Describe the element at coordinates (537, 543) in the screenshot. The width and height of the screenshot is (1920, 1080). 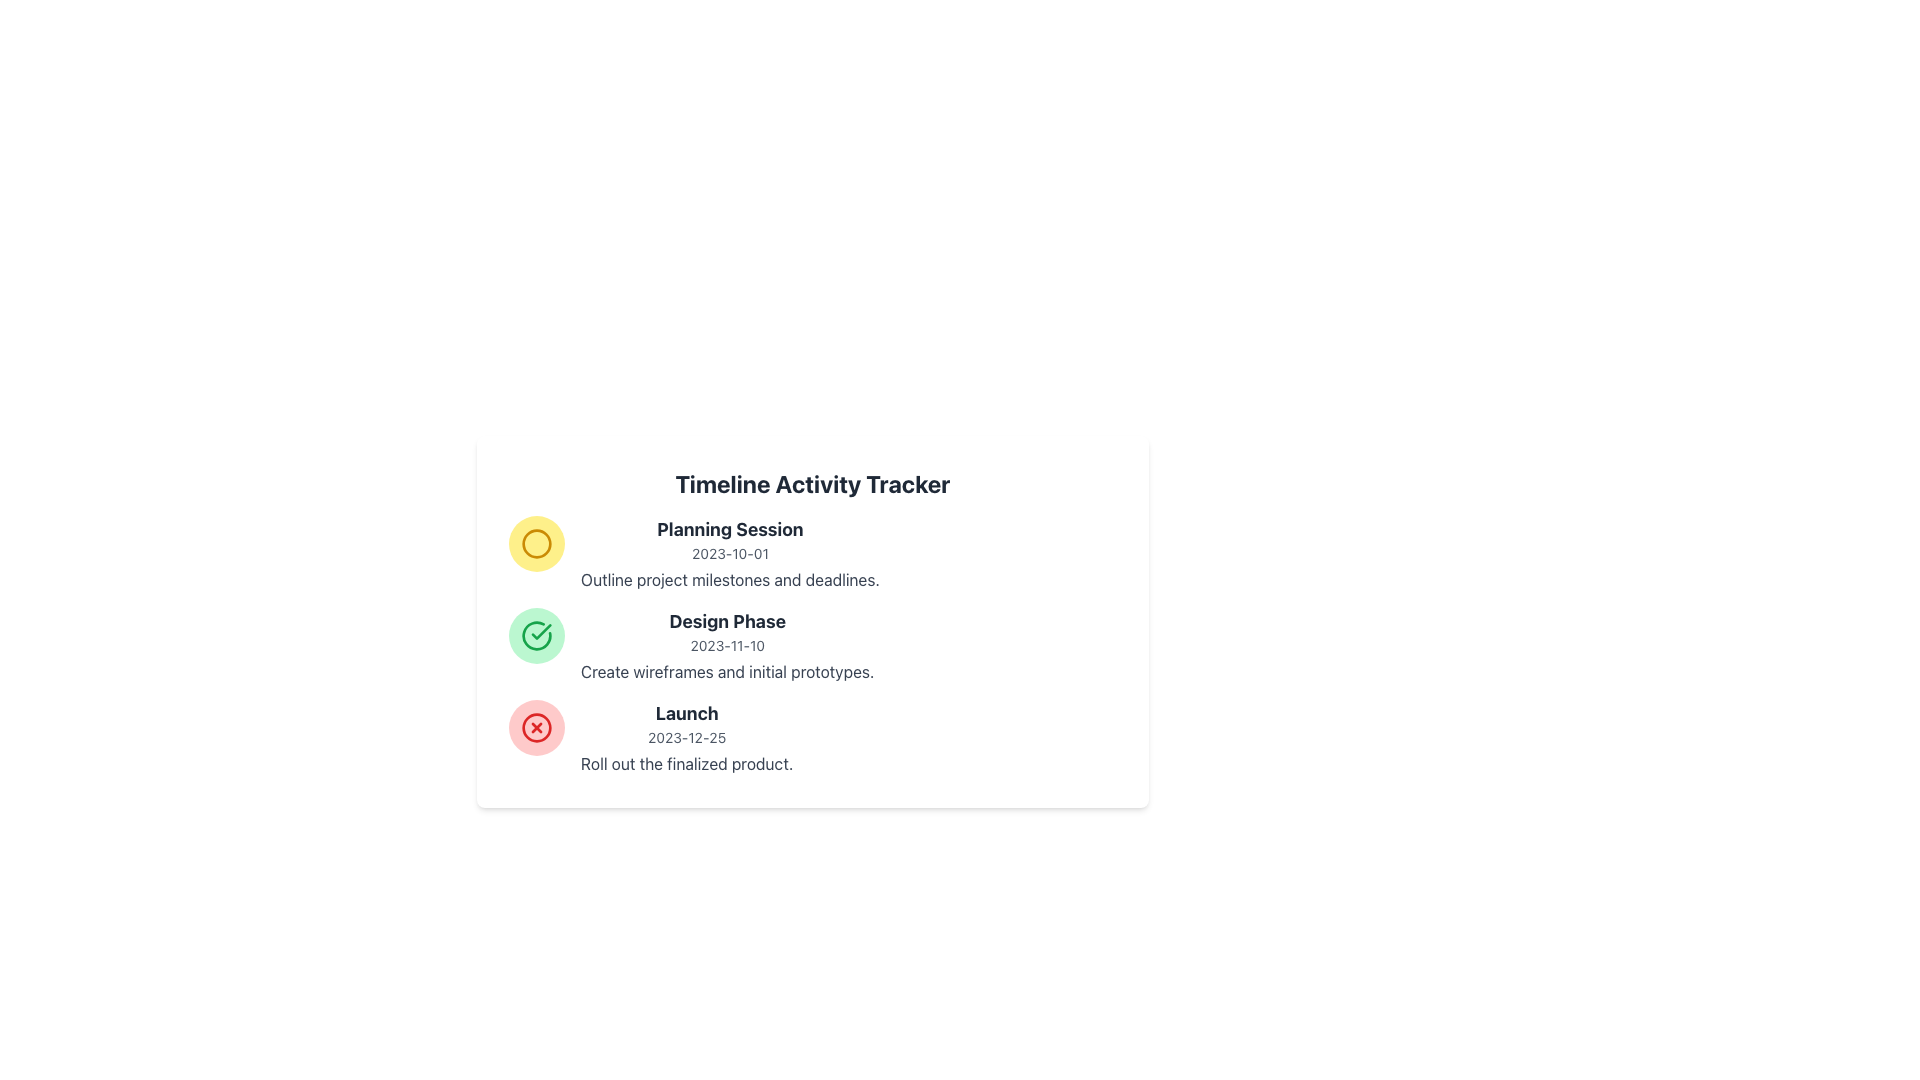
I see `the graphic icon representing the planning session in the timeline activity tracker, located in the first column directly to the left of the 'Planning Session' text` at that location.